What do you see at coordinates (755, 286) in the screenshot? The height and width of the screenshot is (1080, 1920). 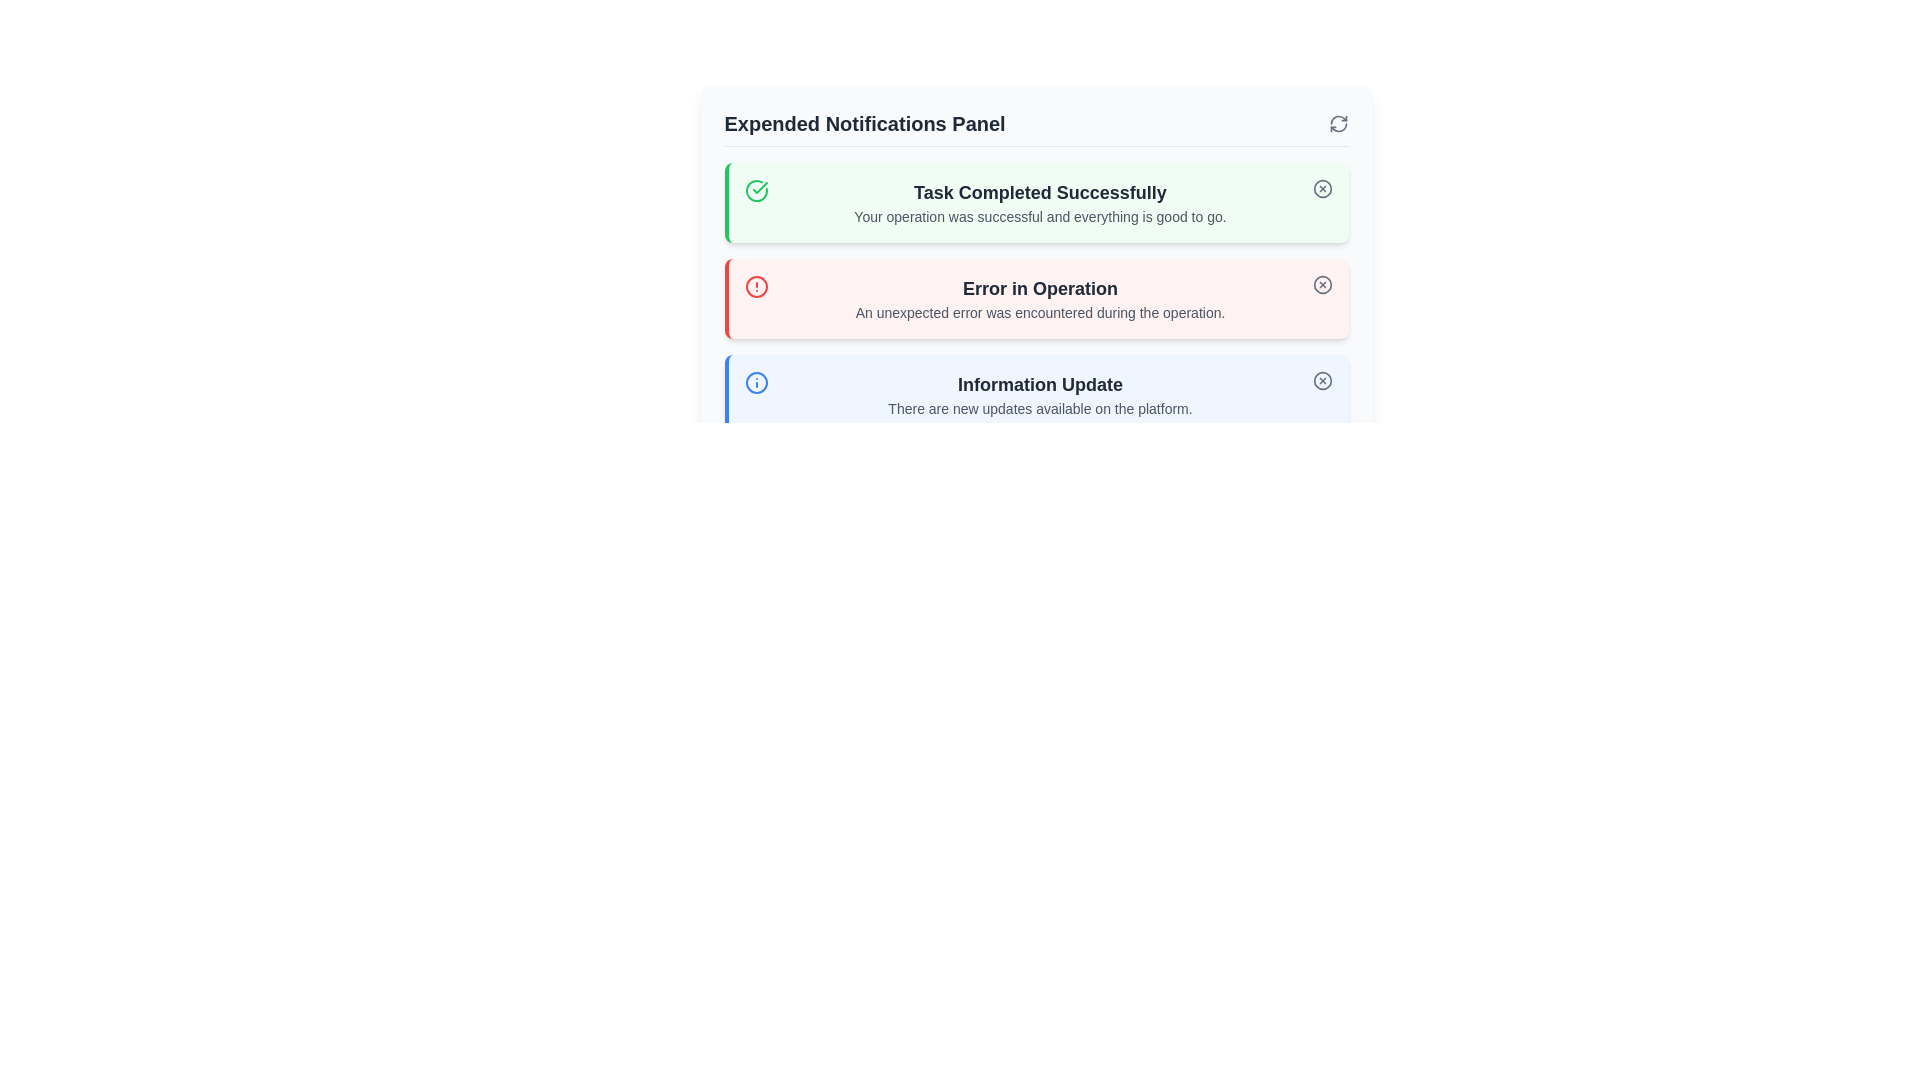 I see `the circular icon with a red border and alert symbol, located in the left part of the 'Error in Operation' notification box` at bounding box center [755, 286].